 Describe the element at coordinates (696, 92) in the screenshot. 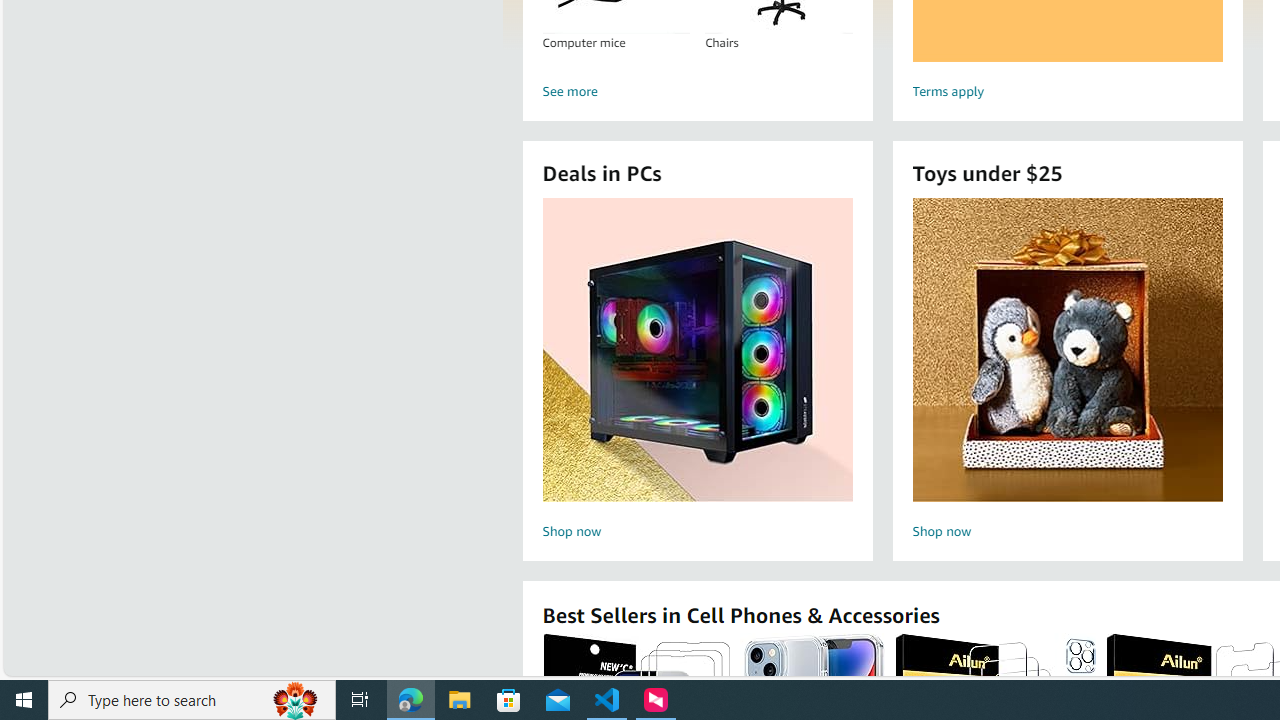

I see `'See more'` at that location.